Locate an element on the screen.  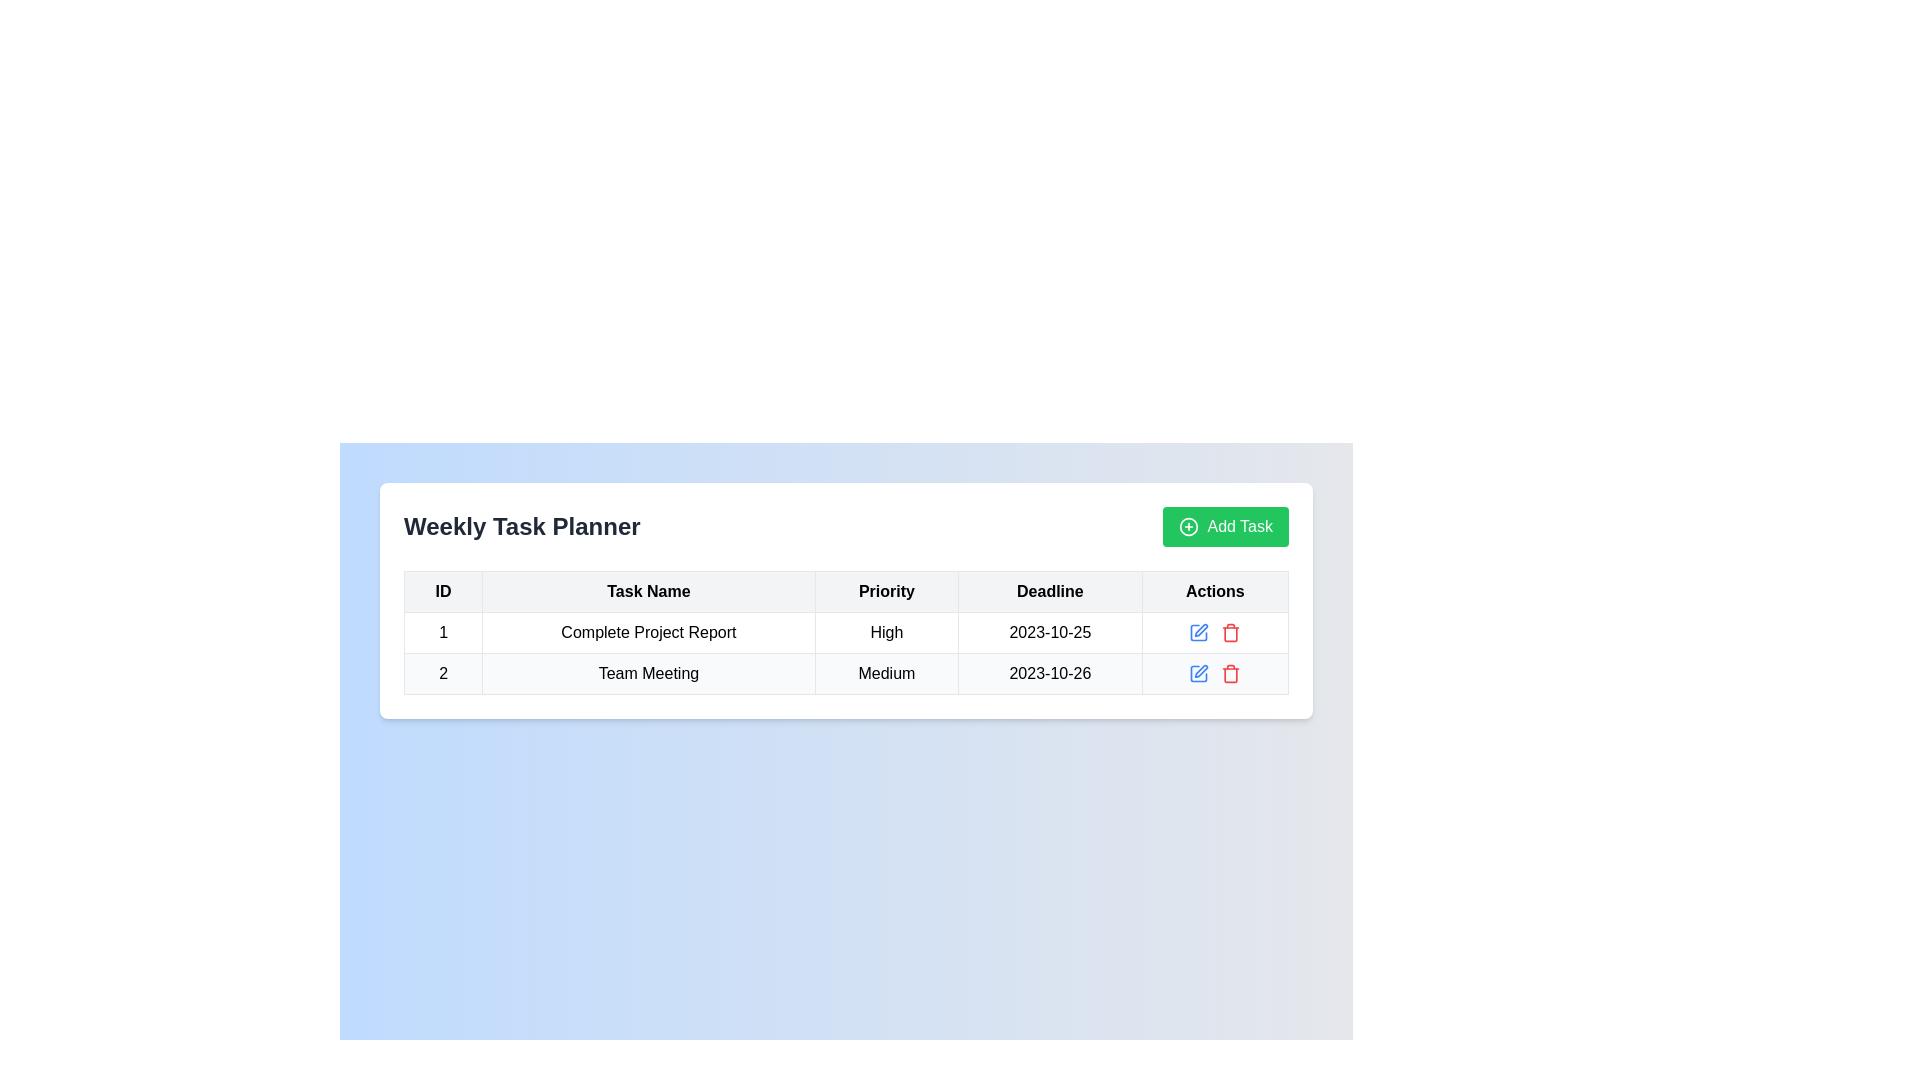
the text label in the fourth column of the first row that conveys the deadline for the task 'Complete Project Report' is located at coordinates (1049, 632).